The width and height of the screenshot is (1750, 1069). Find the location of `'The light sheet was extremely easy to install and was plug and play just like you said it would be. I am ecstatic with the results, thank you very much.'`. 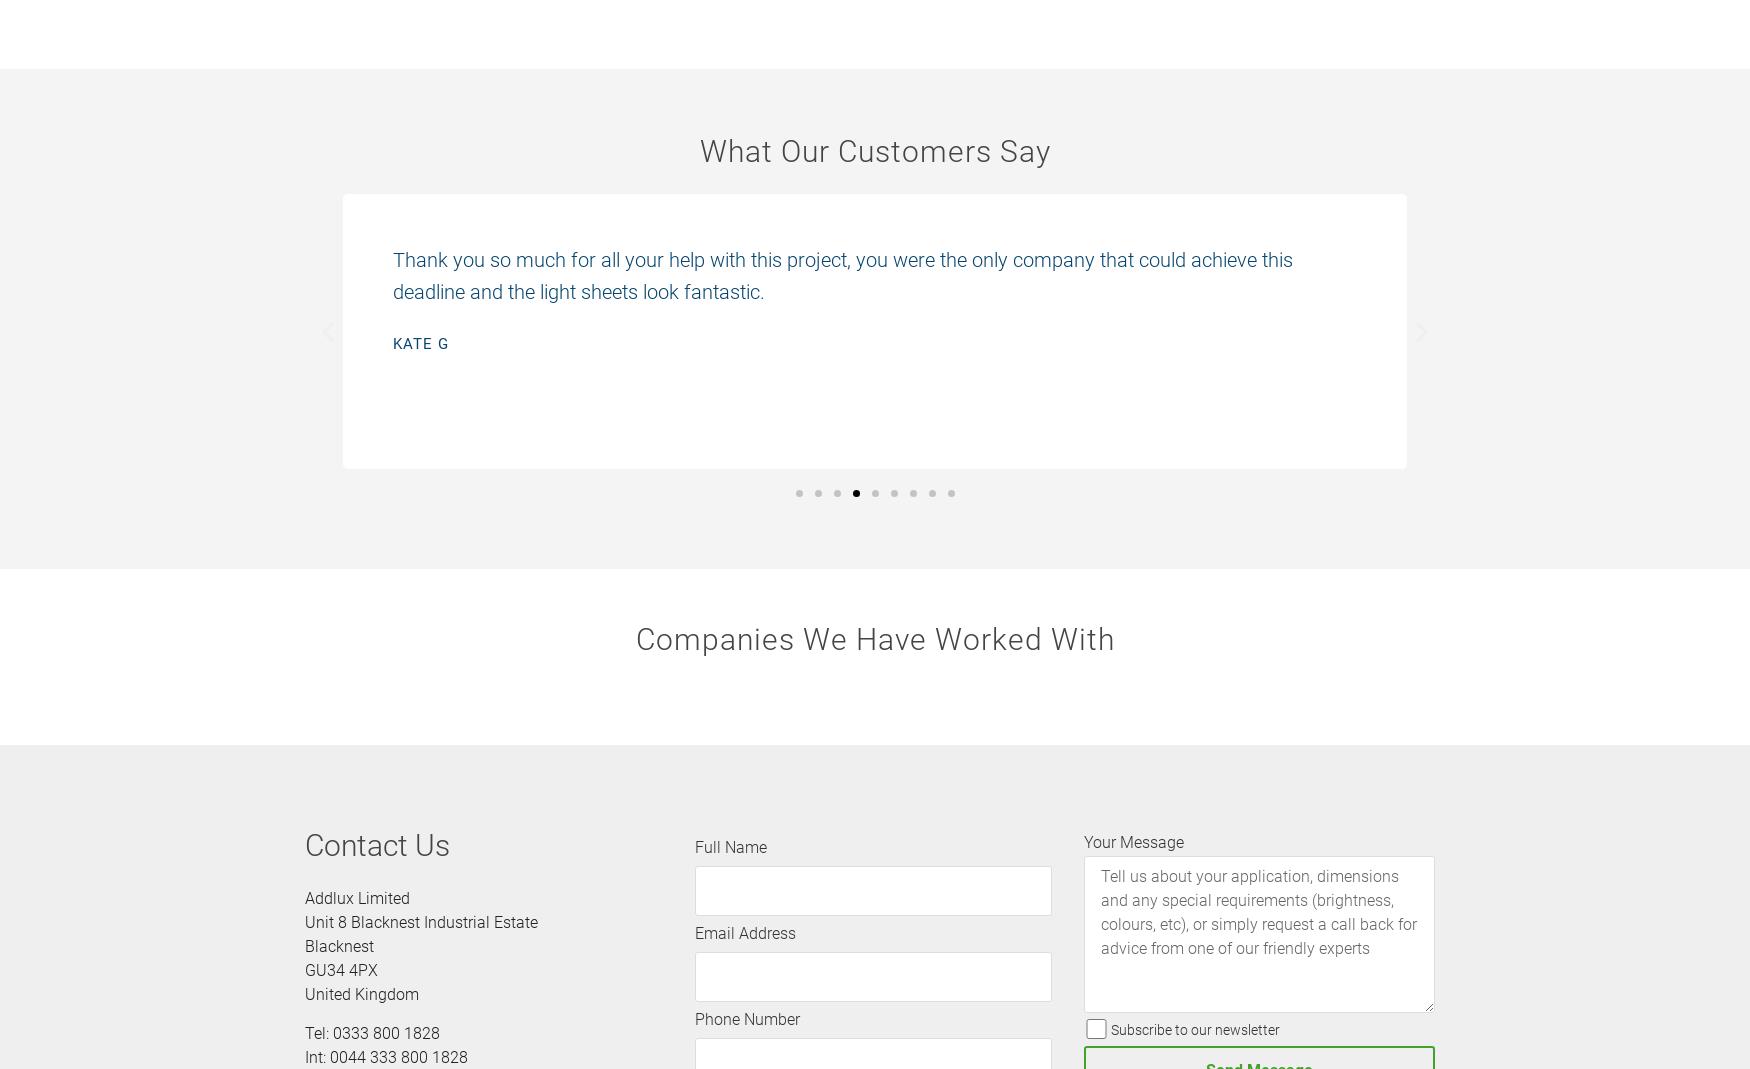

'The light sheet was extremely easy to install and was plug and play just like you said it would be. I am ecstatic with the results, thank you very much.' is located at coordinates (866, 273).